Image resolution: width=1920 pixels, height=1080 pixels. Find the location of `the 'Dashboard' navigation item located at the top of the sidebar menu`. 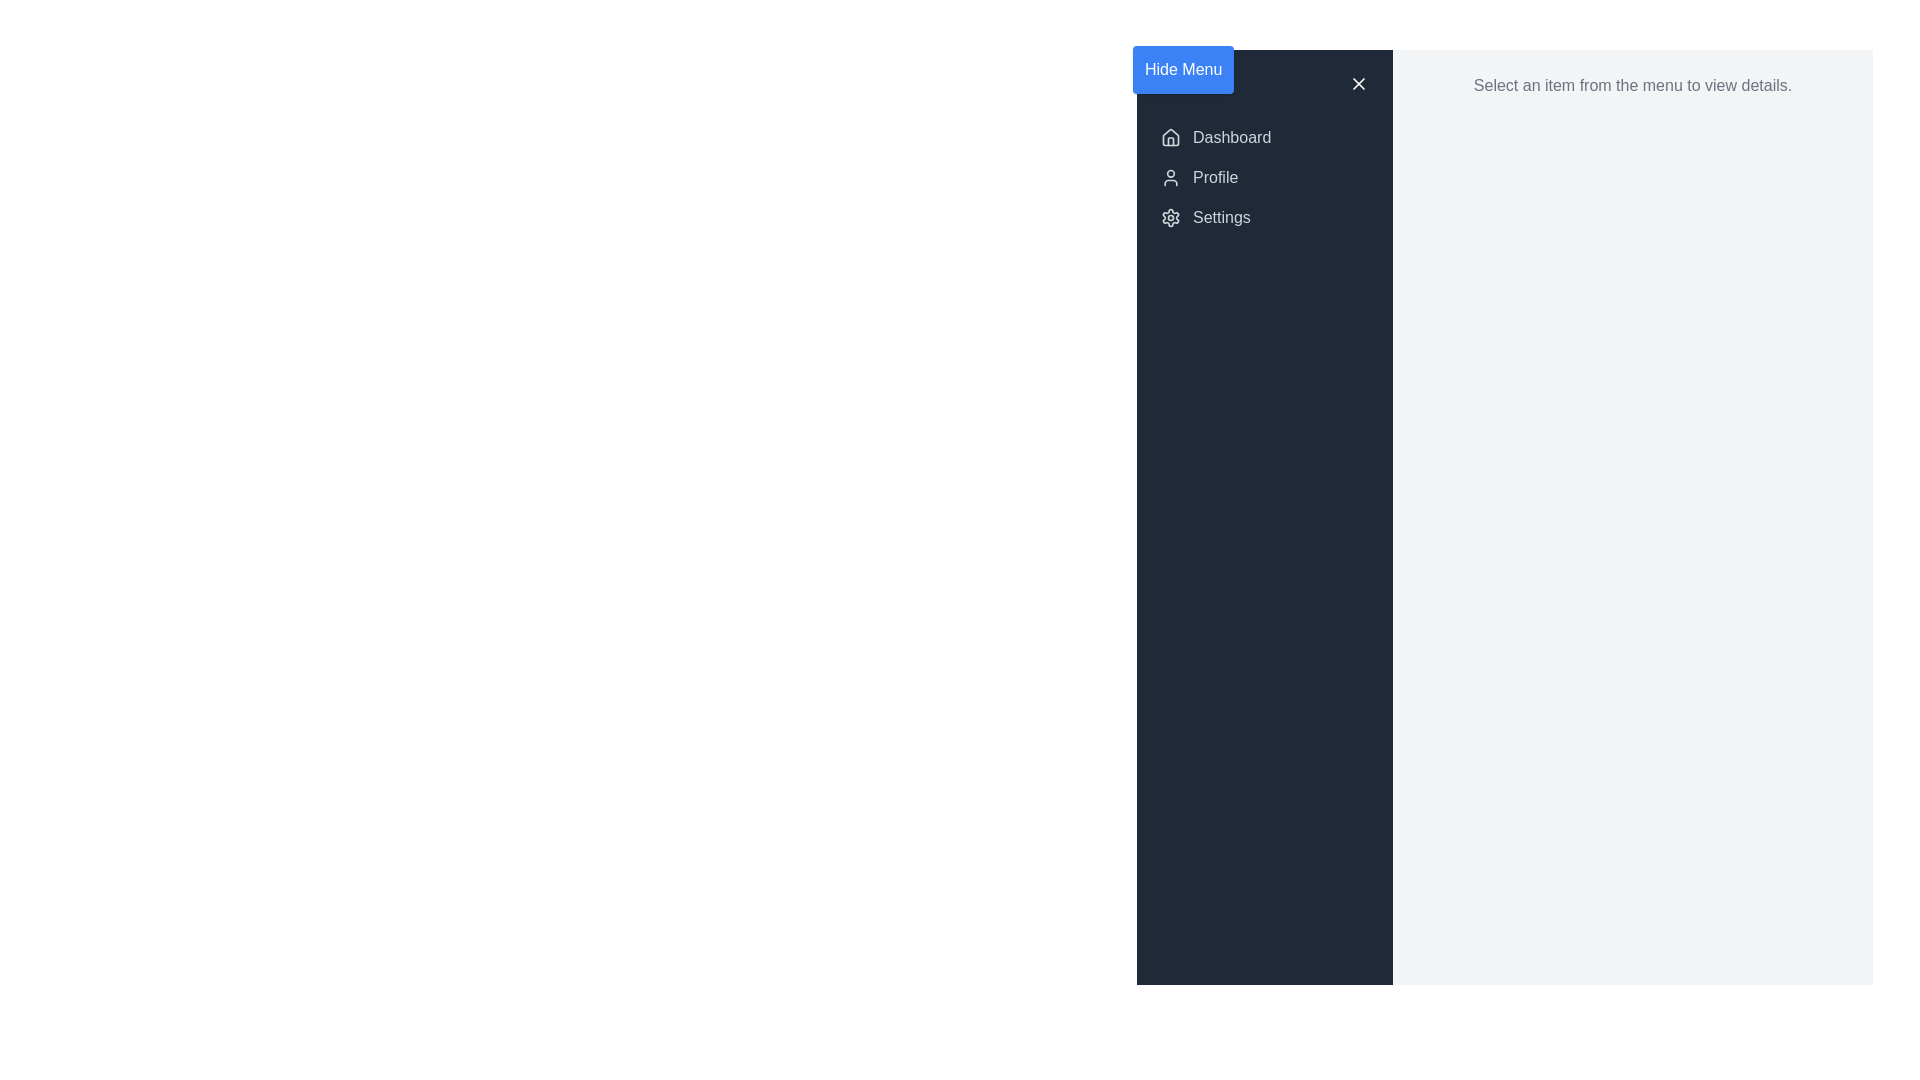

the 'Dashboard' navigation item located at the top of the sidebar menu is located at coordinates (1264, 137).